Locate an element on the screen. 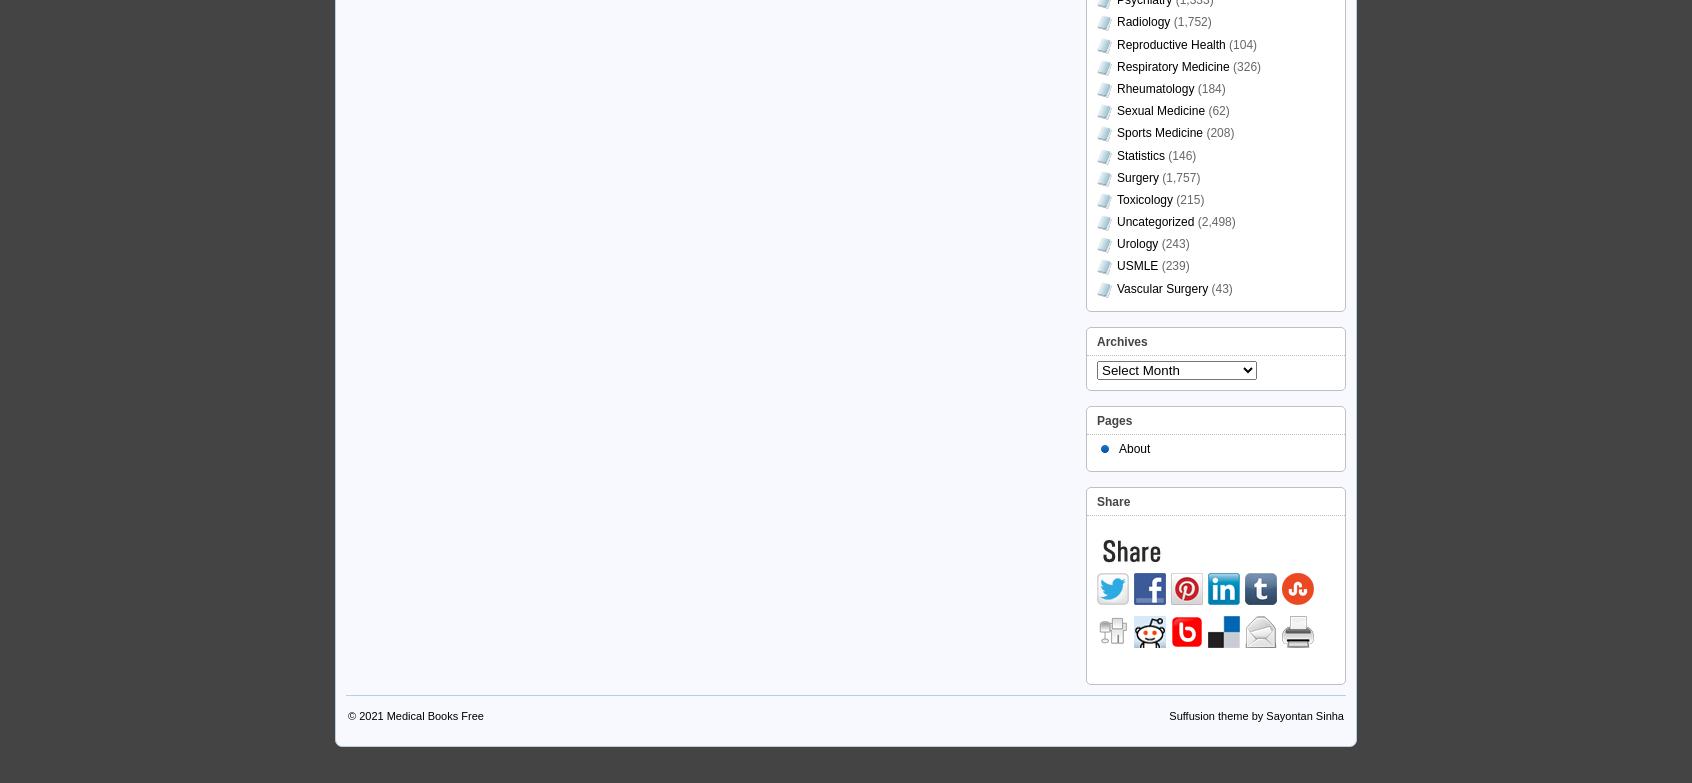  'Share' is located at coordinates (1113, 500).